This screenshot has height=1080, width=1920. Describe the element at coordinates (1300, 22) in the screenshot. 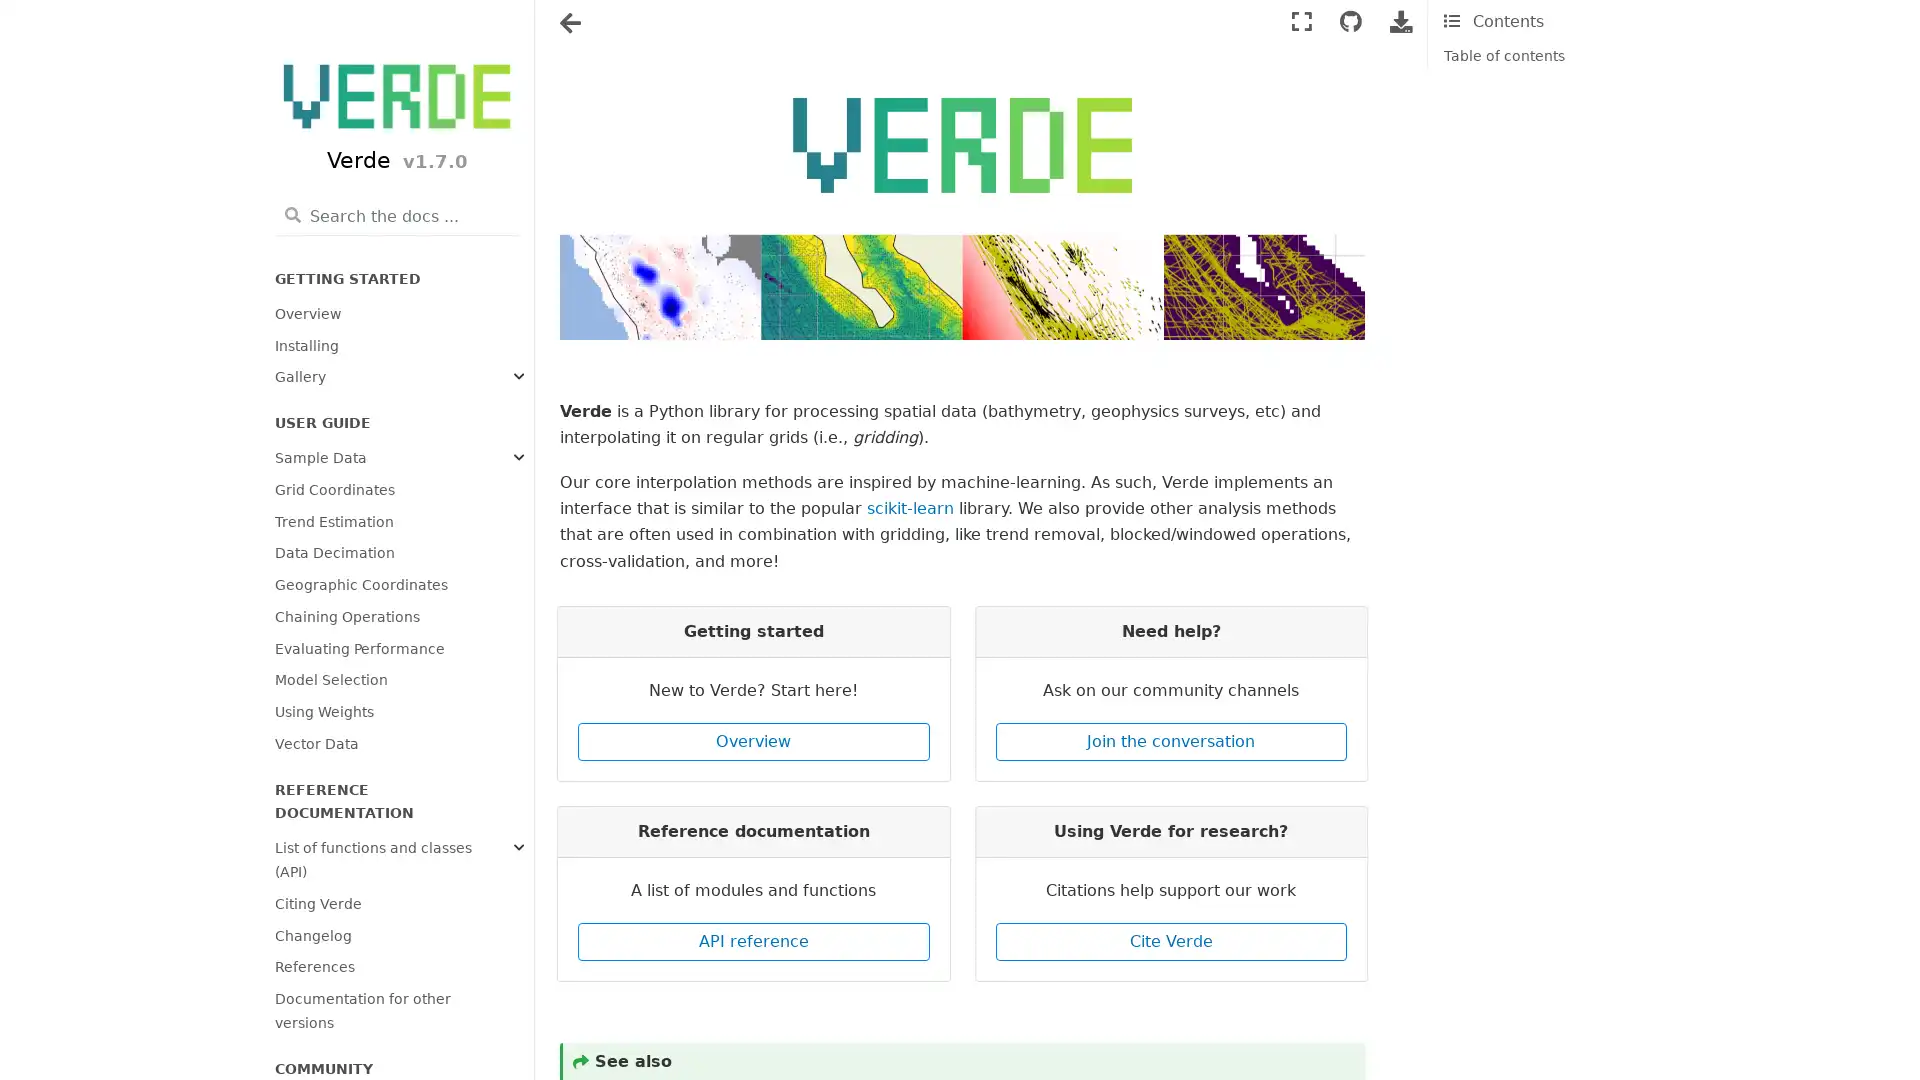

I see `Fullscreen mode` at that location.